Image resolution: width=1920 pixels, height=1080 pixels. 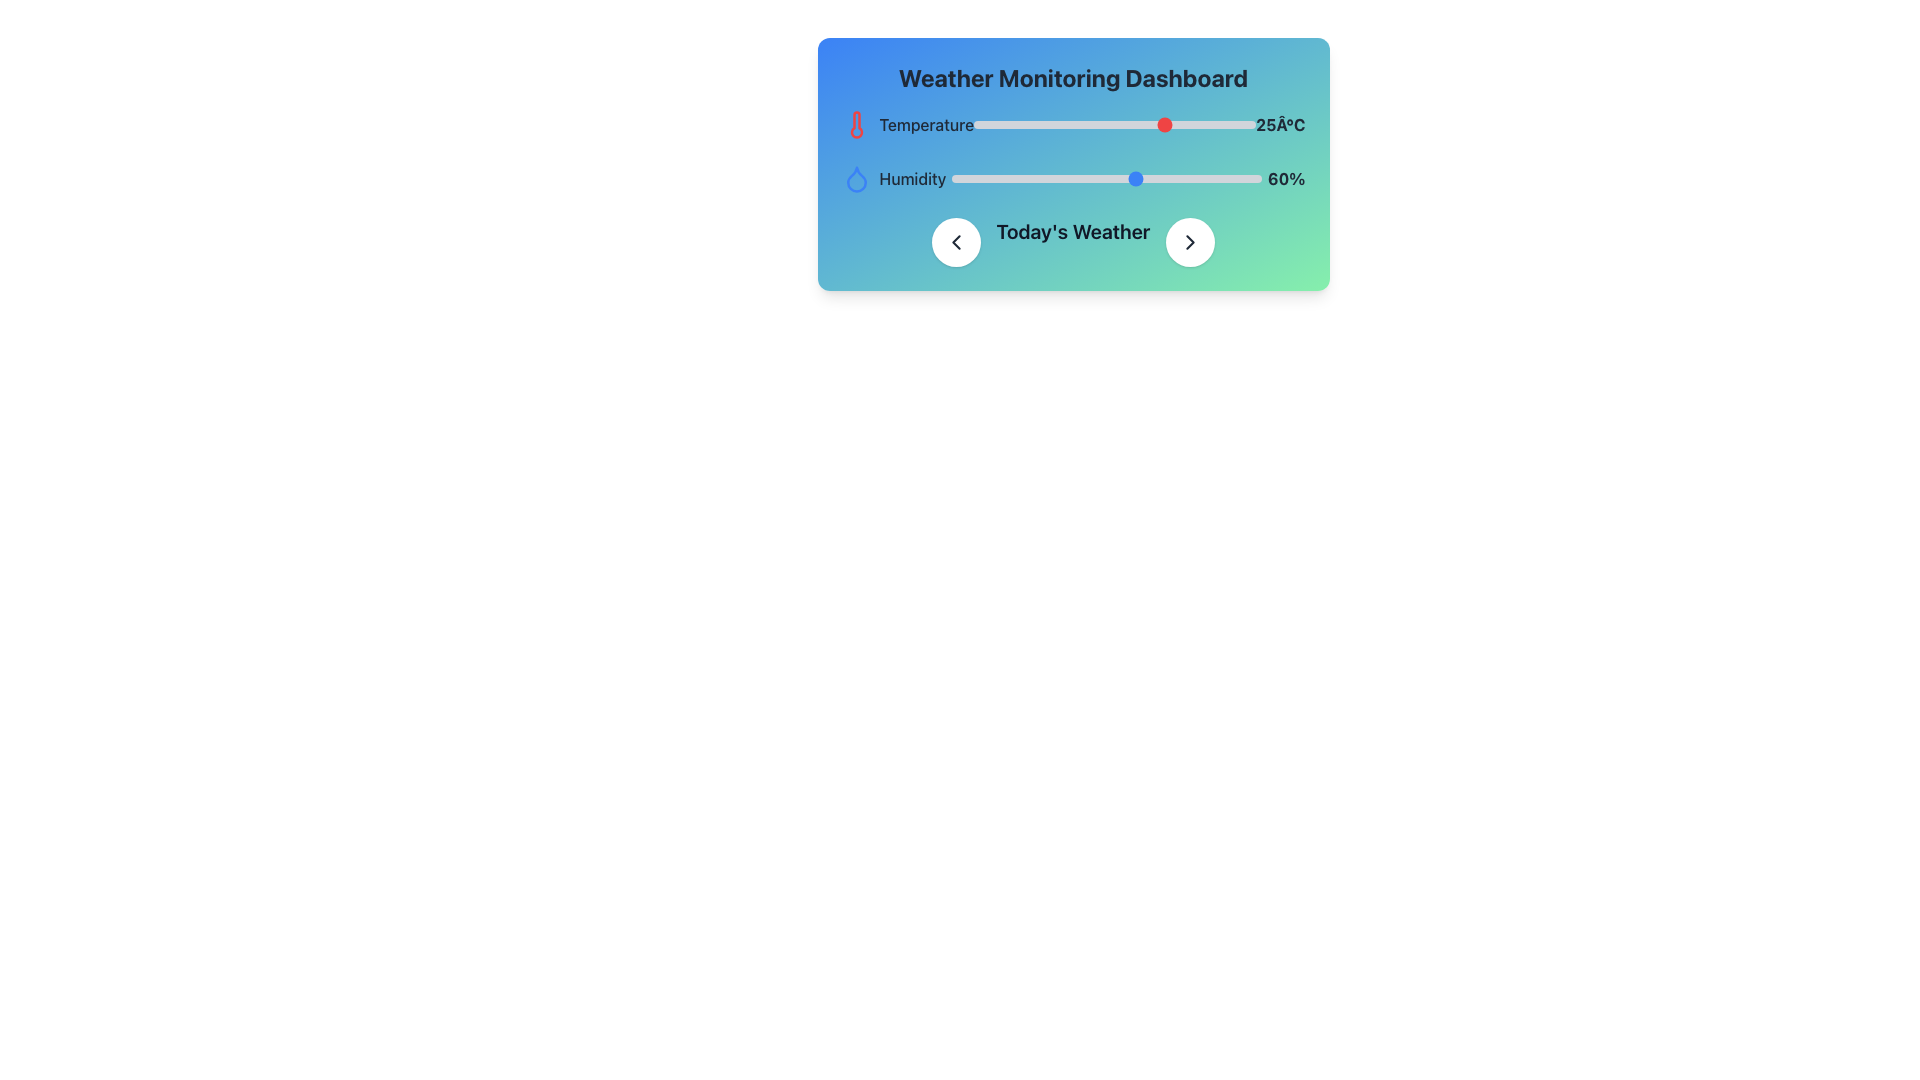 What do you see at coordinates (856, 178) in the screenshot?
I see `the blue droplet-shaped icon representing humidity level, located to the left of the 'Humidity' label in the weather monitoring dashboard` at bounding box center [856, 178].